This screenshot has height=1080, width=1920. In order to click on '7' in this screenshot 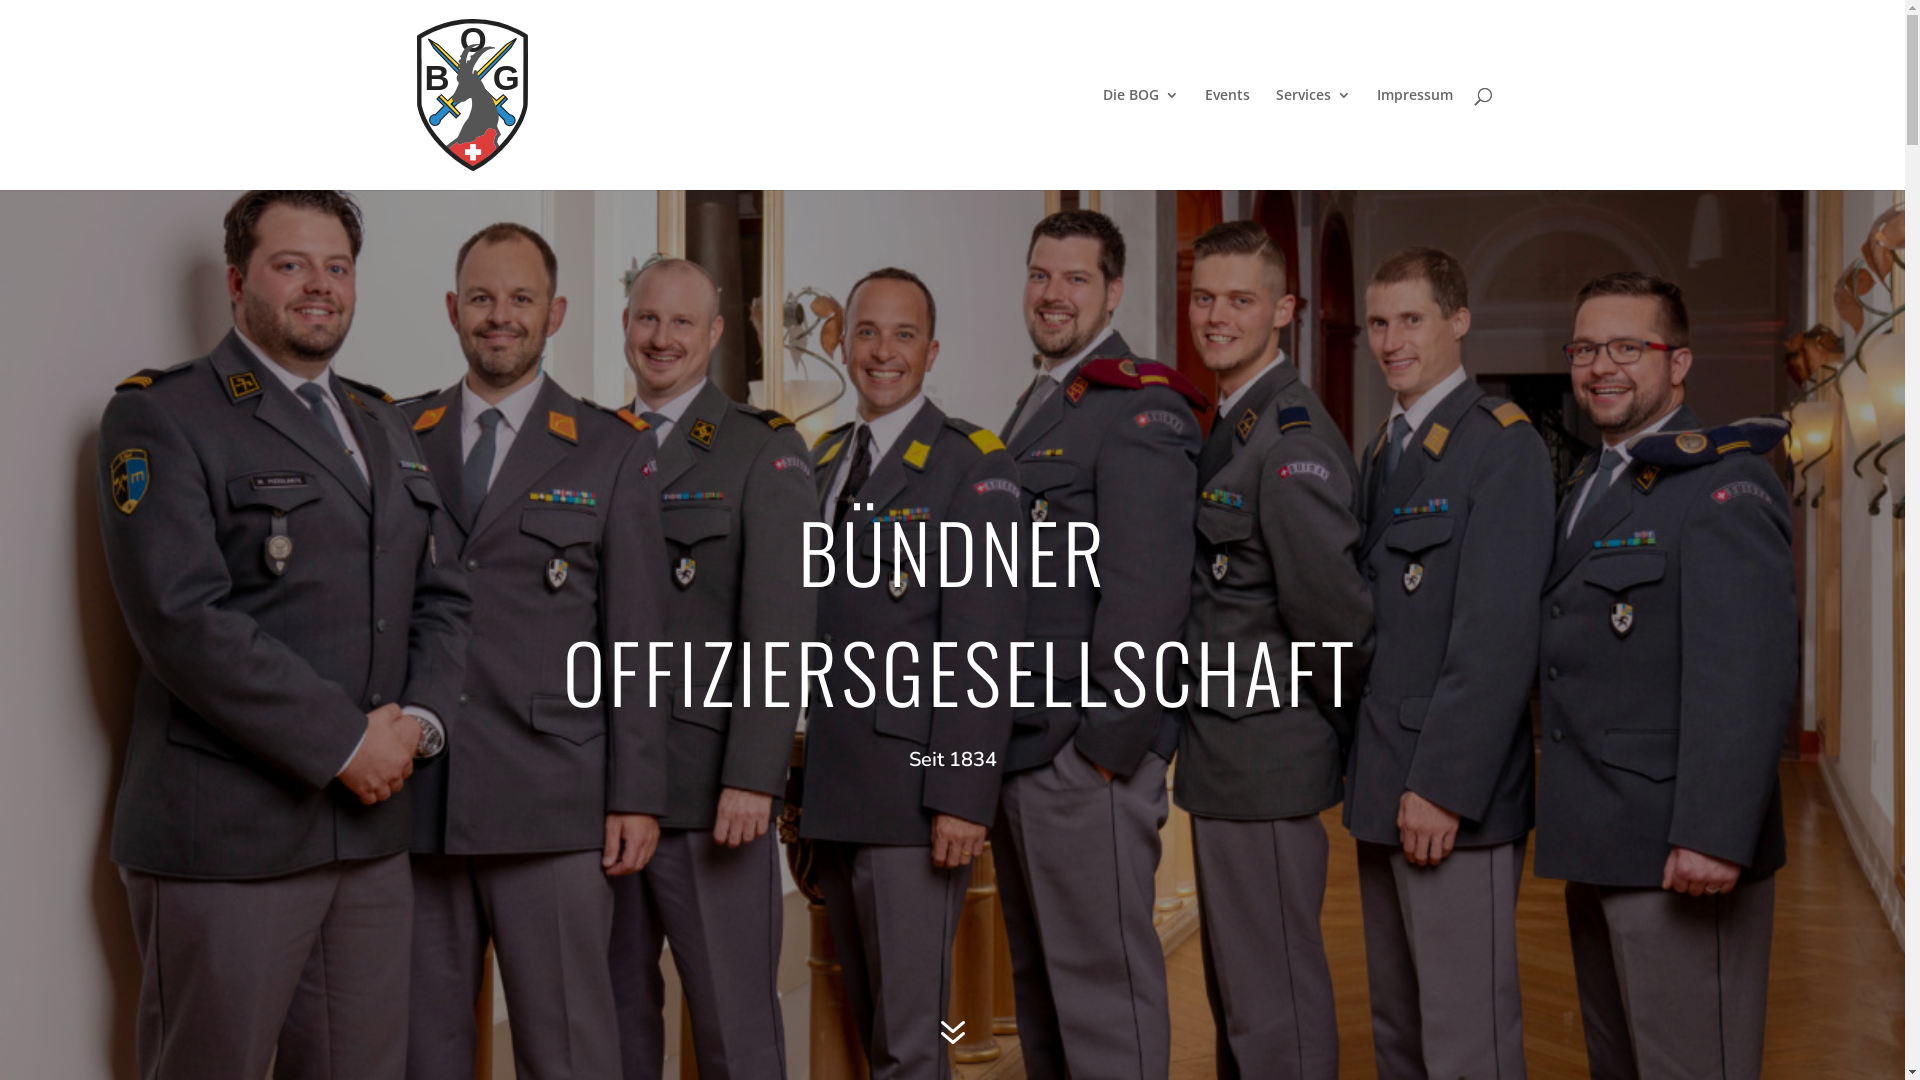, I will do `click(926, 1033)`.